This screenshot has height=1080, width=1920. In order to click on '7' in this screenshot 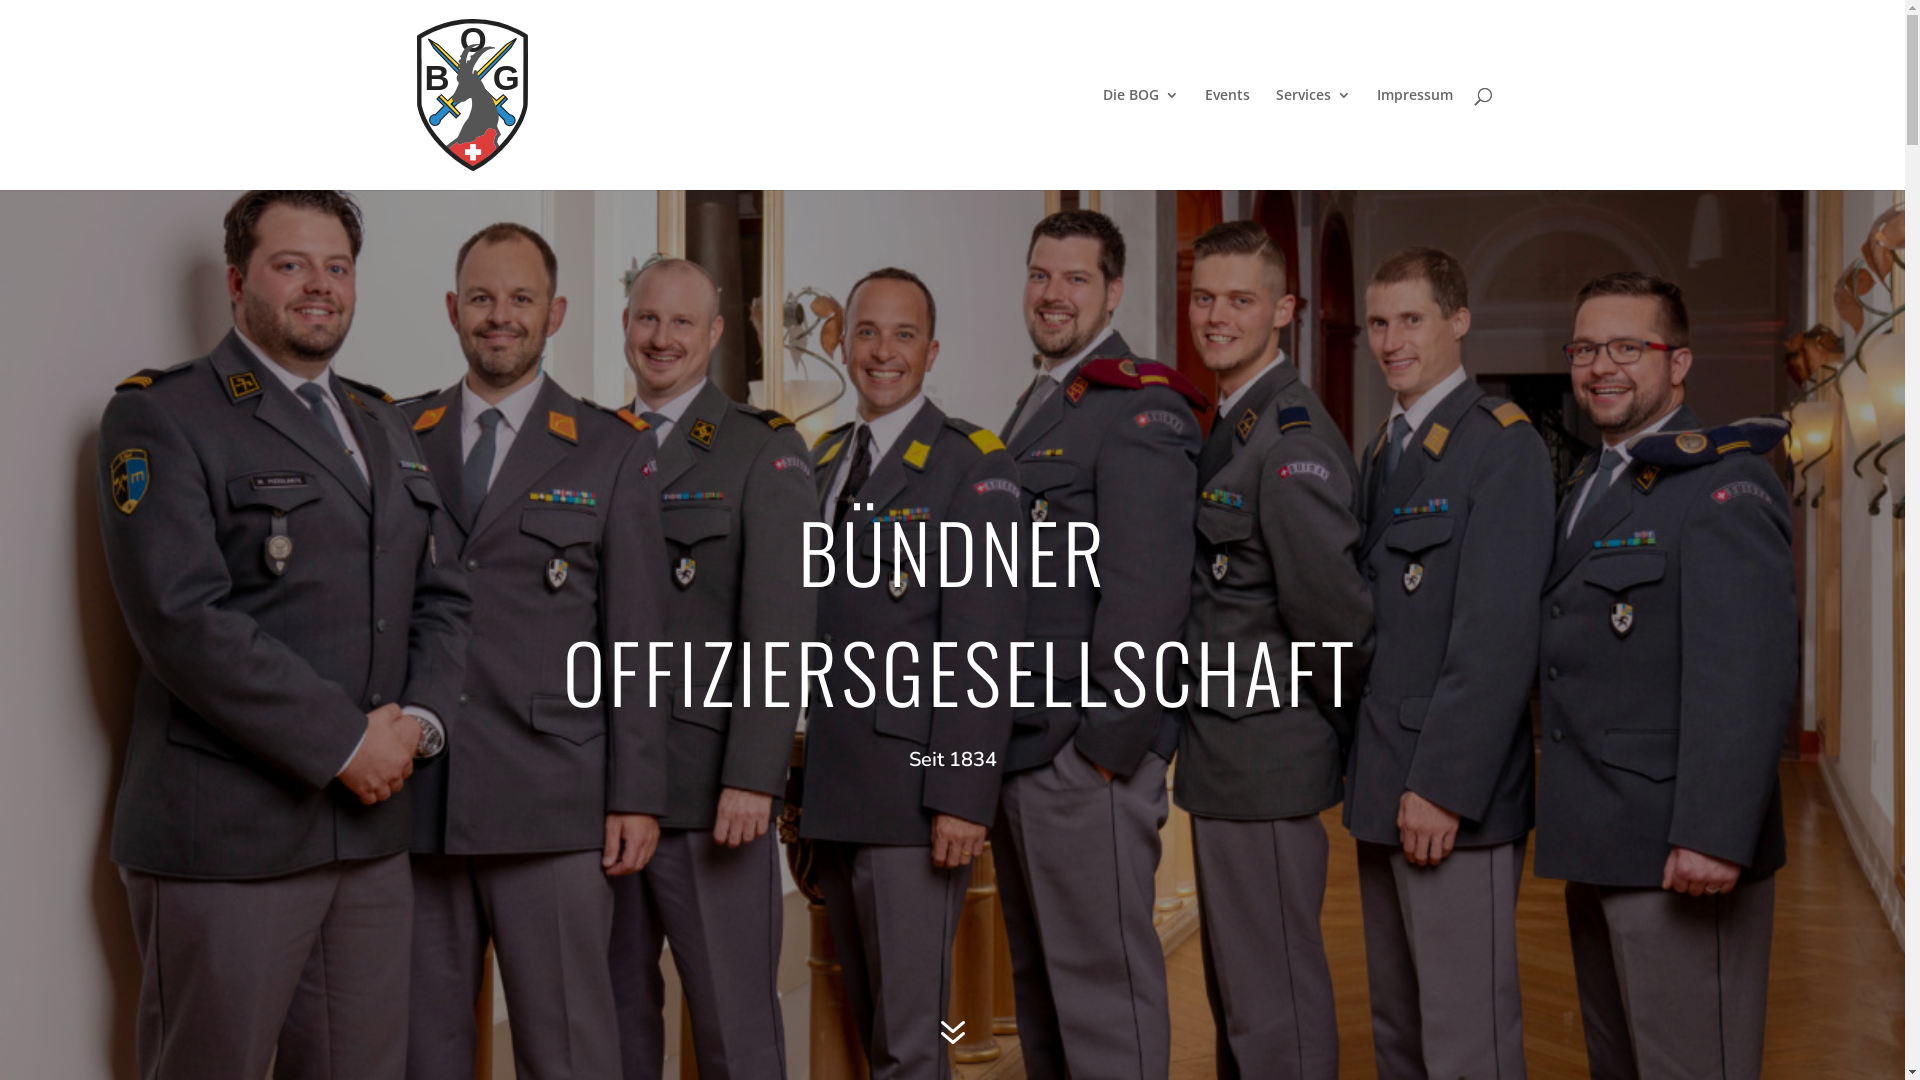, I will do `click(926, 1033)`.